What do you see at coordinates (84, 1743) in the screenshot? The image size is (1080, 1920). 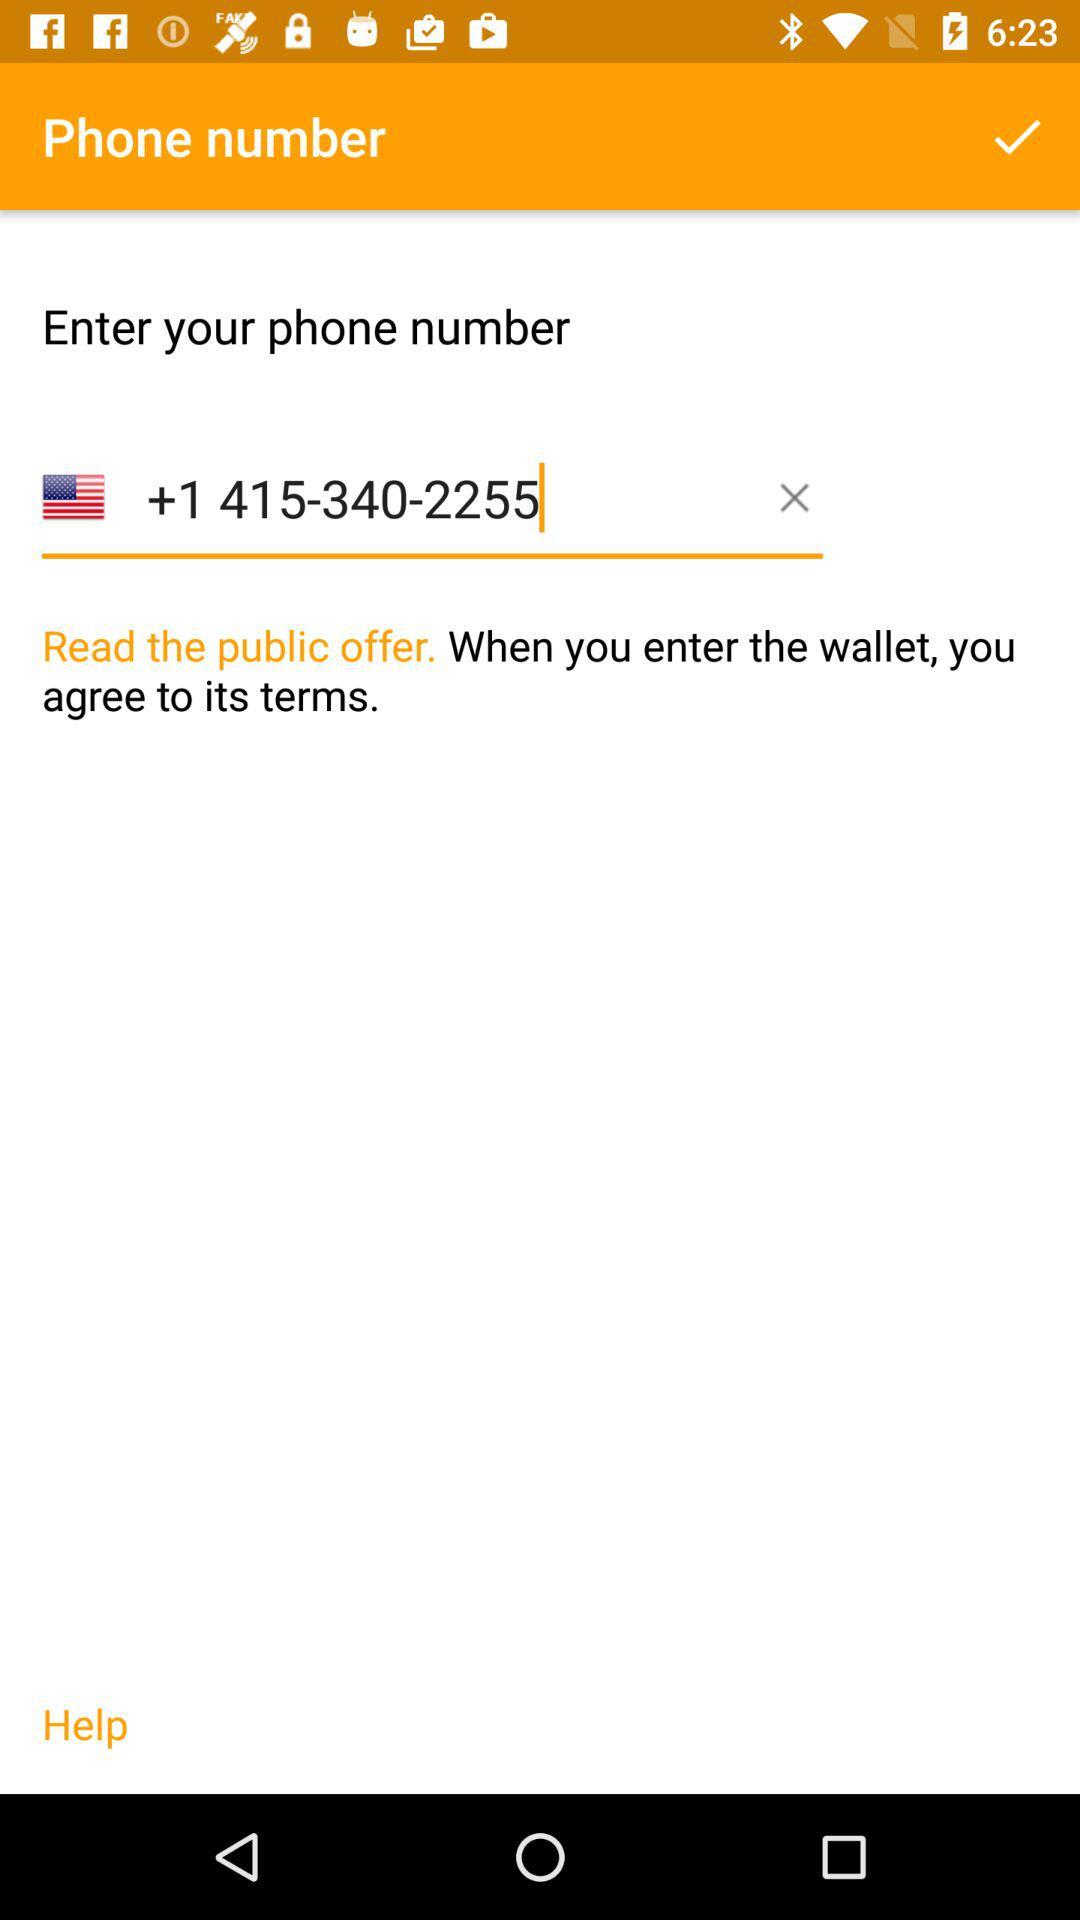 I see `the icon below the read the public item` at bounding box center [84, 1743].